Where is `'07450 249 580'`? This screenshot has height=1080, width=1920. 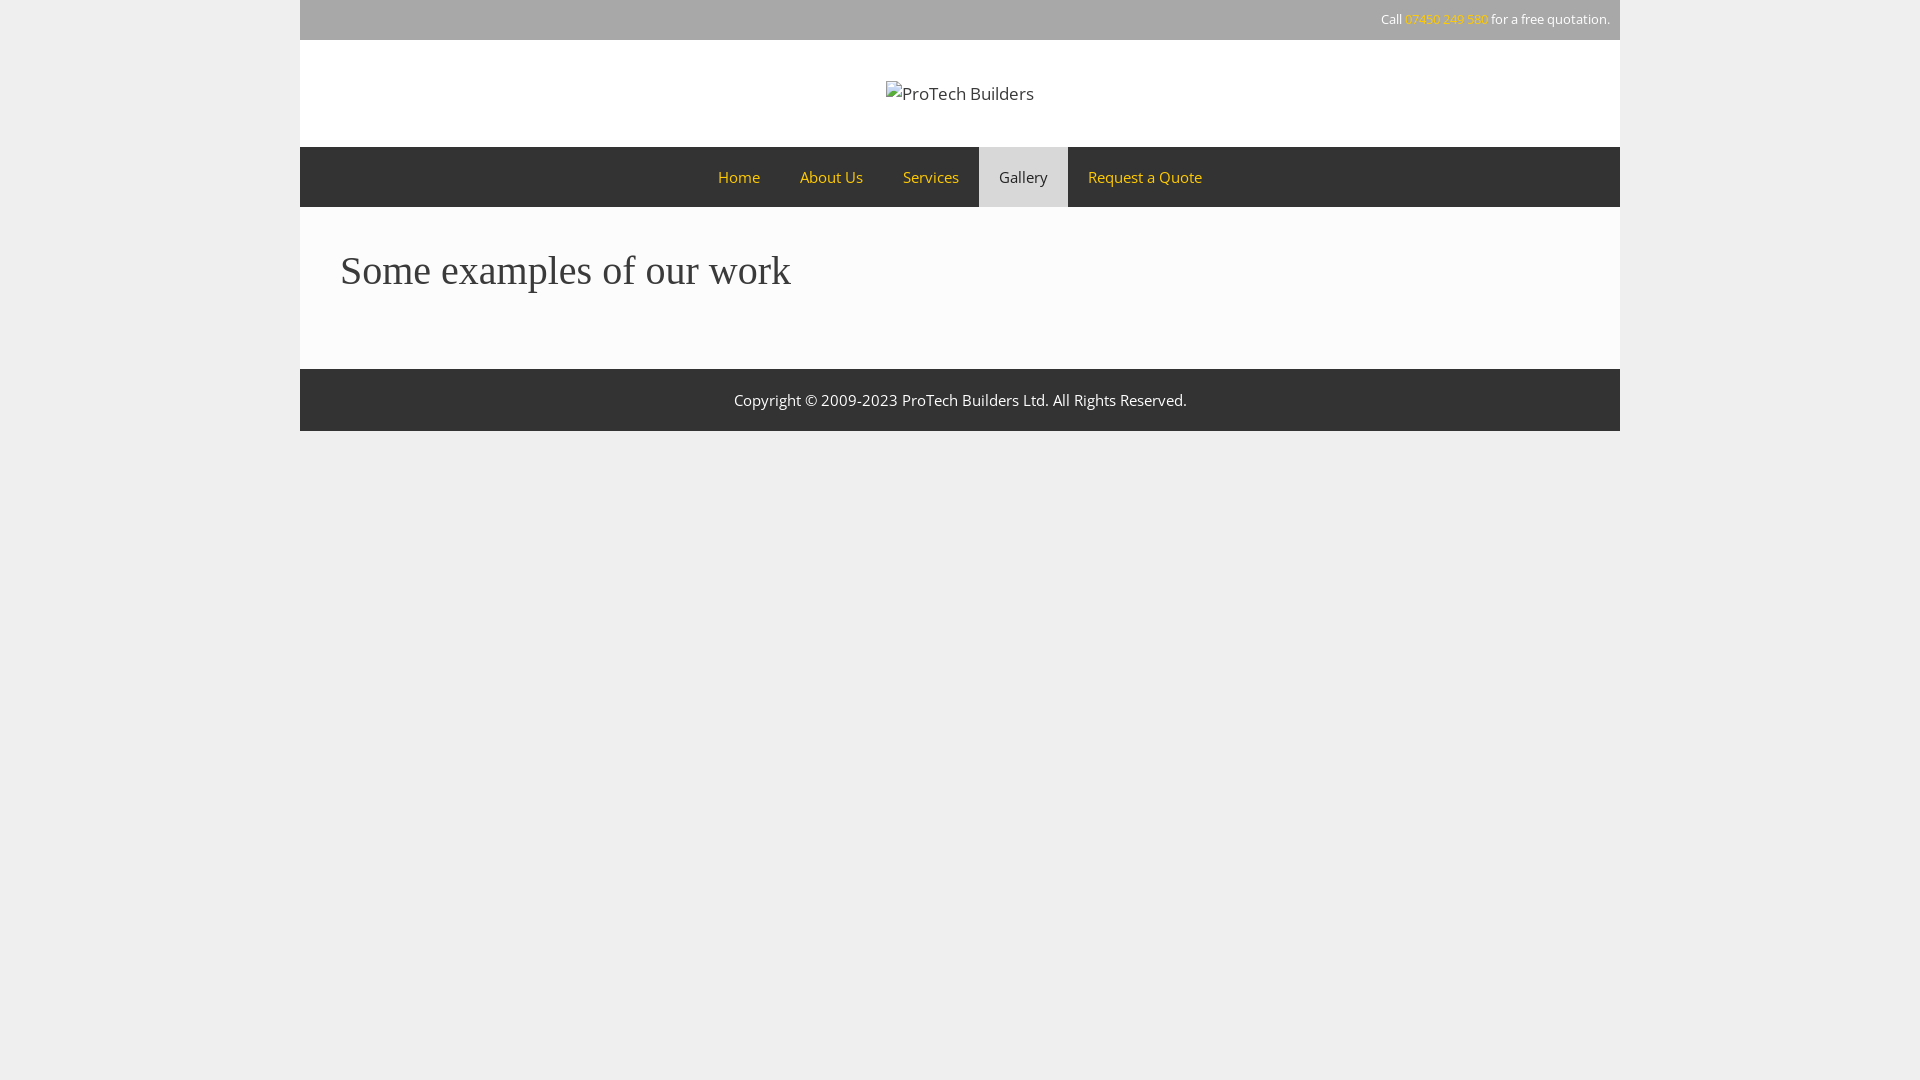 '07450 249 580' is located at coordinates (1446, 19).